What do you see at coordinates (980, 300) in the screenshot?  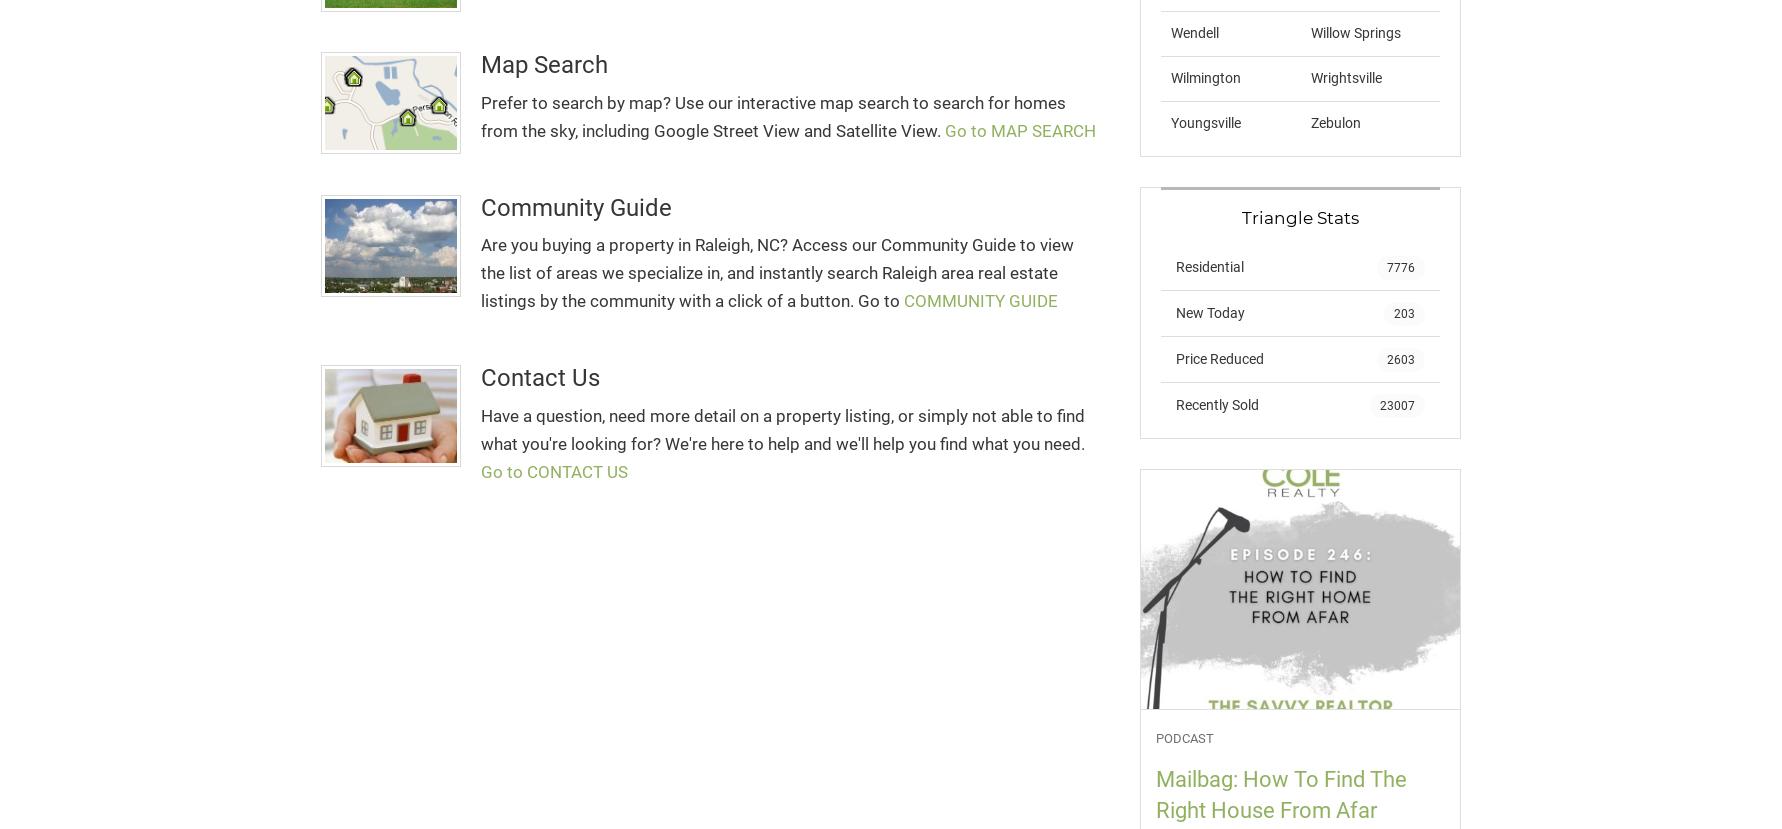 I see `'COMMUNITY GUIDE'` at bounding box center [980, 300].